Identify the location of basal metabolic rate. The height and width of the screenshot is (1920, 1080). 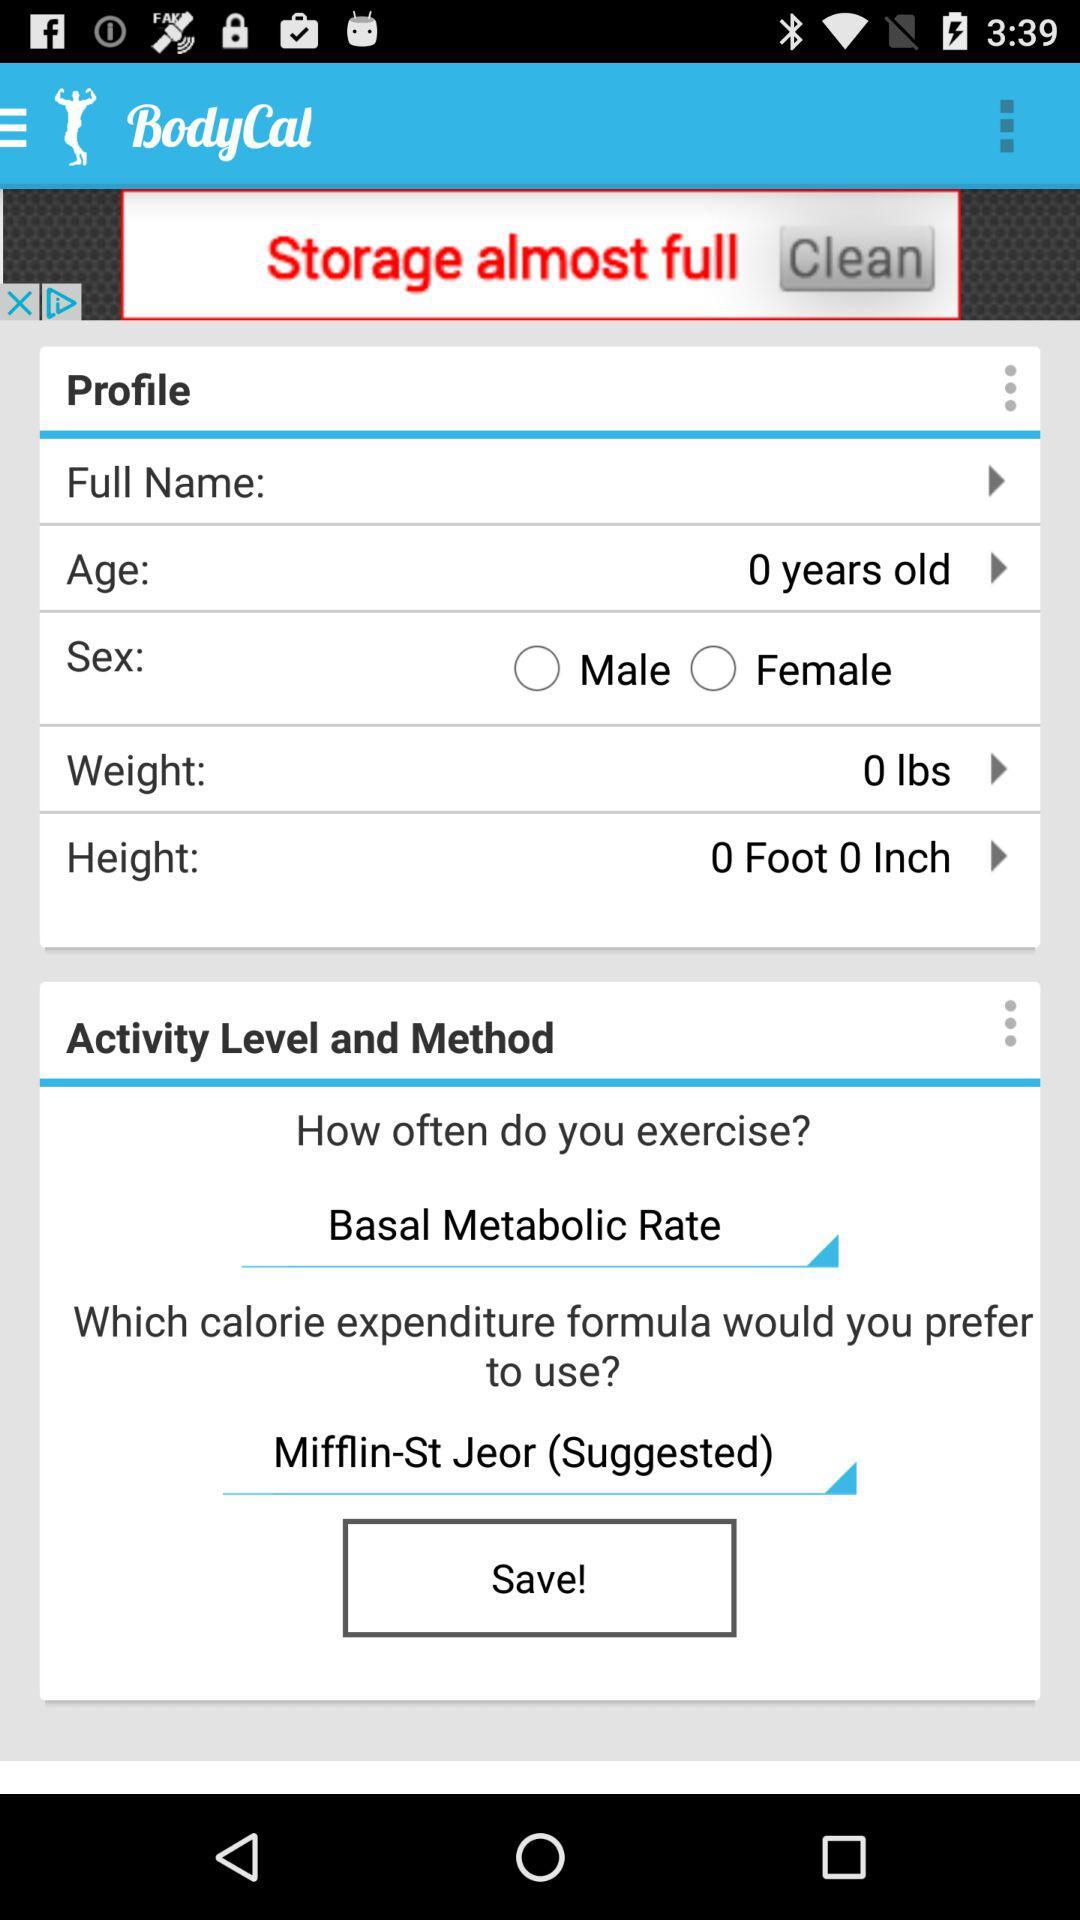
(540, 1223).